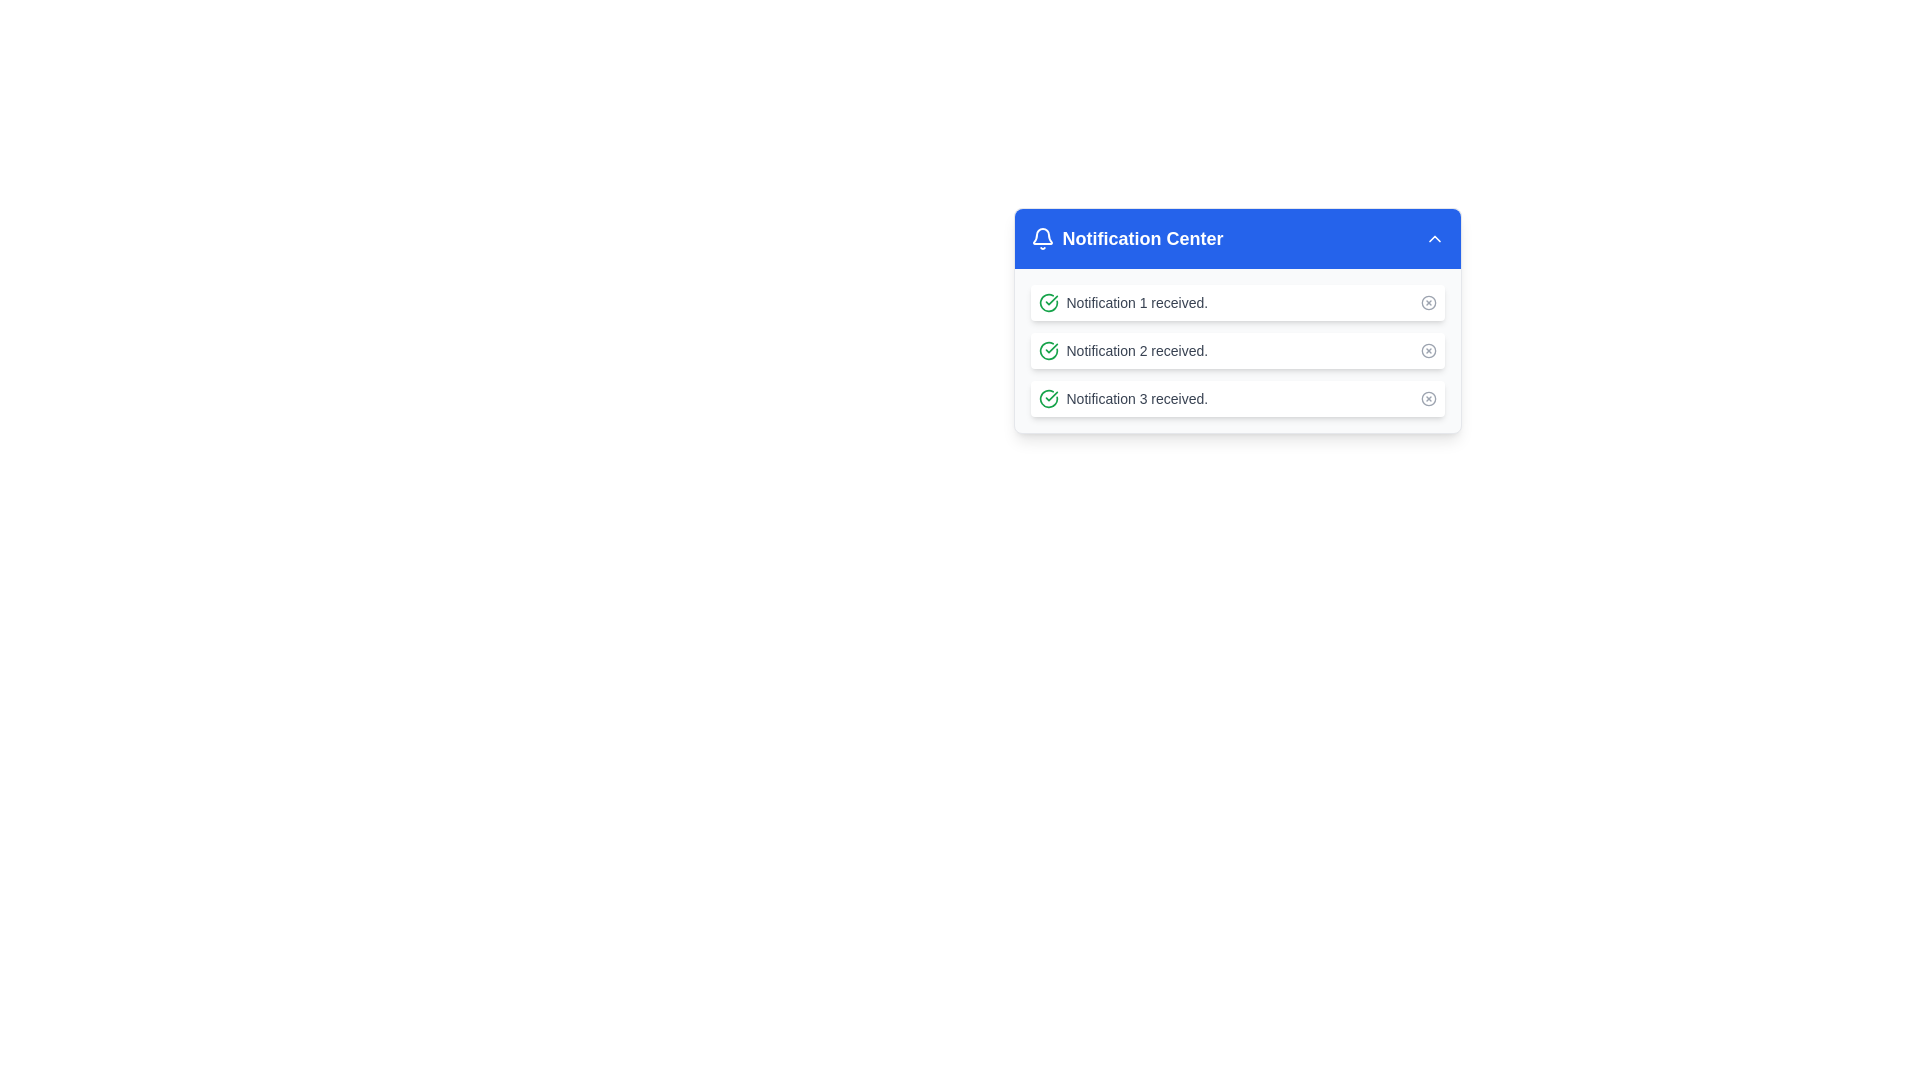  I want to click on the status indicated by the checkmark icon located to the left of the text 'Notification 2 received.' in the Notification Center, which signifies that the notification has been successfully acknowledged, so click(1047, 350).